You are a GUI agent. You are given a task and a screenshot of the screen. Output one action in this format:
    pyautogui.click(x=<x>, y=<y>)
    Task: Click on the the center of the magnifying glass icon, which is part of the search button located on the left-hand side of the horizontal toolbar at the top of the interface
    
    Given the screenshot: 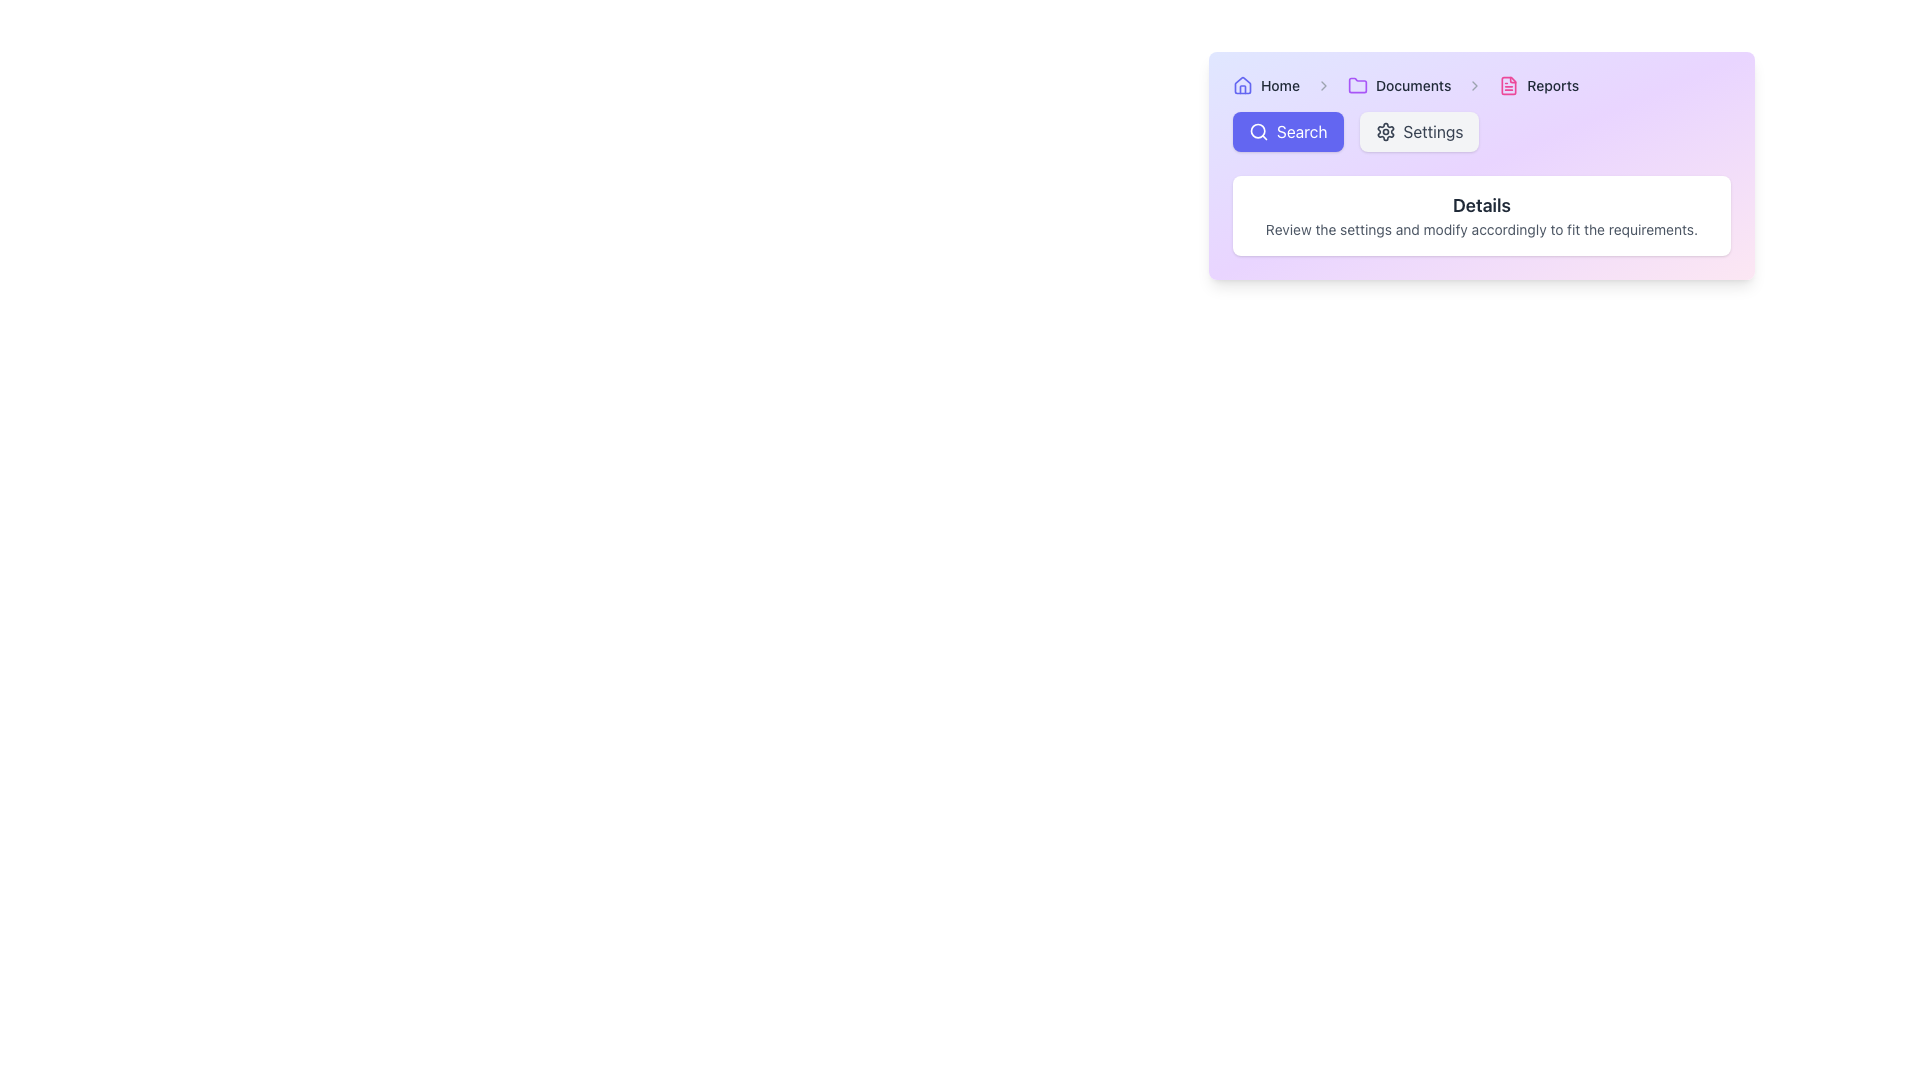 What is the action you would take?
    pyautogui.click(x=1256, y=131)
    